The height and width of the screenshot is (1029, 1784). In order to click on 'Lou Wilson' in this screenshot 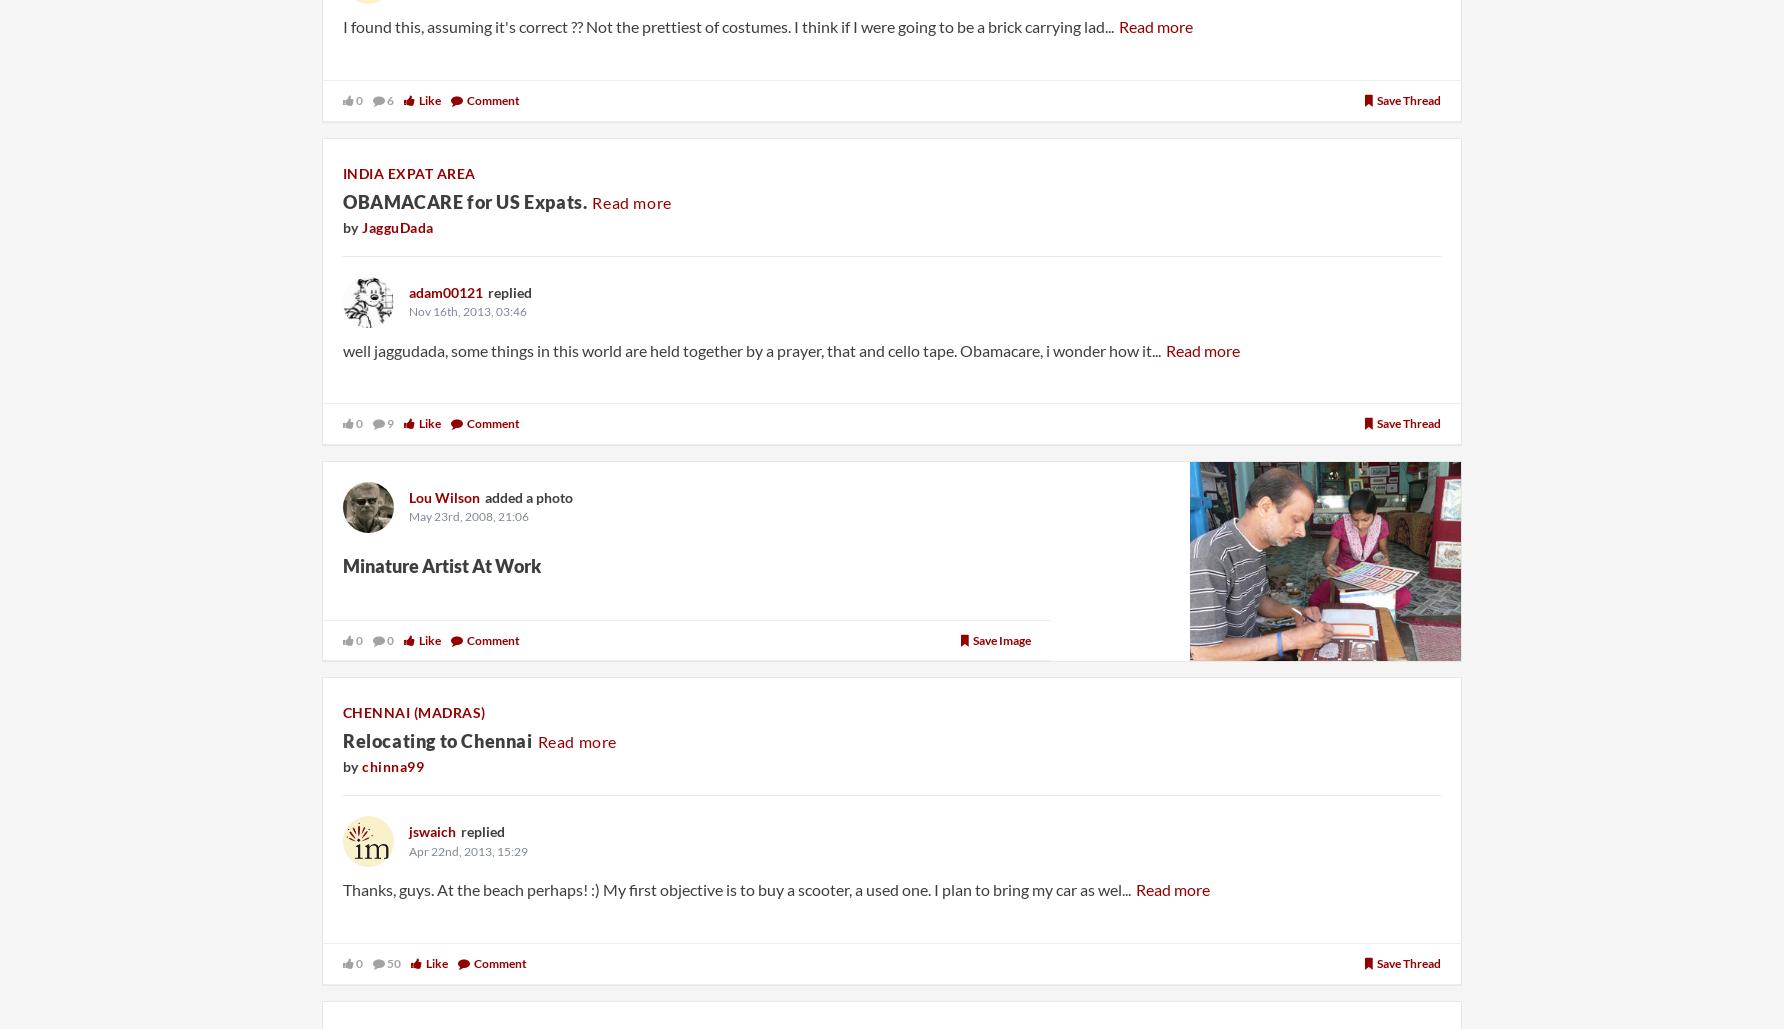, I will do `click(443, 496)`.